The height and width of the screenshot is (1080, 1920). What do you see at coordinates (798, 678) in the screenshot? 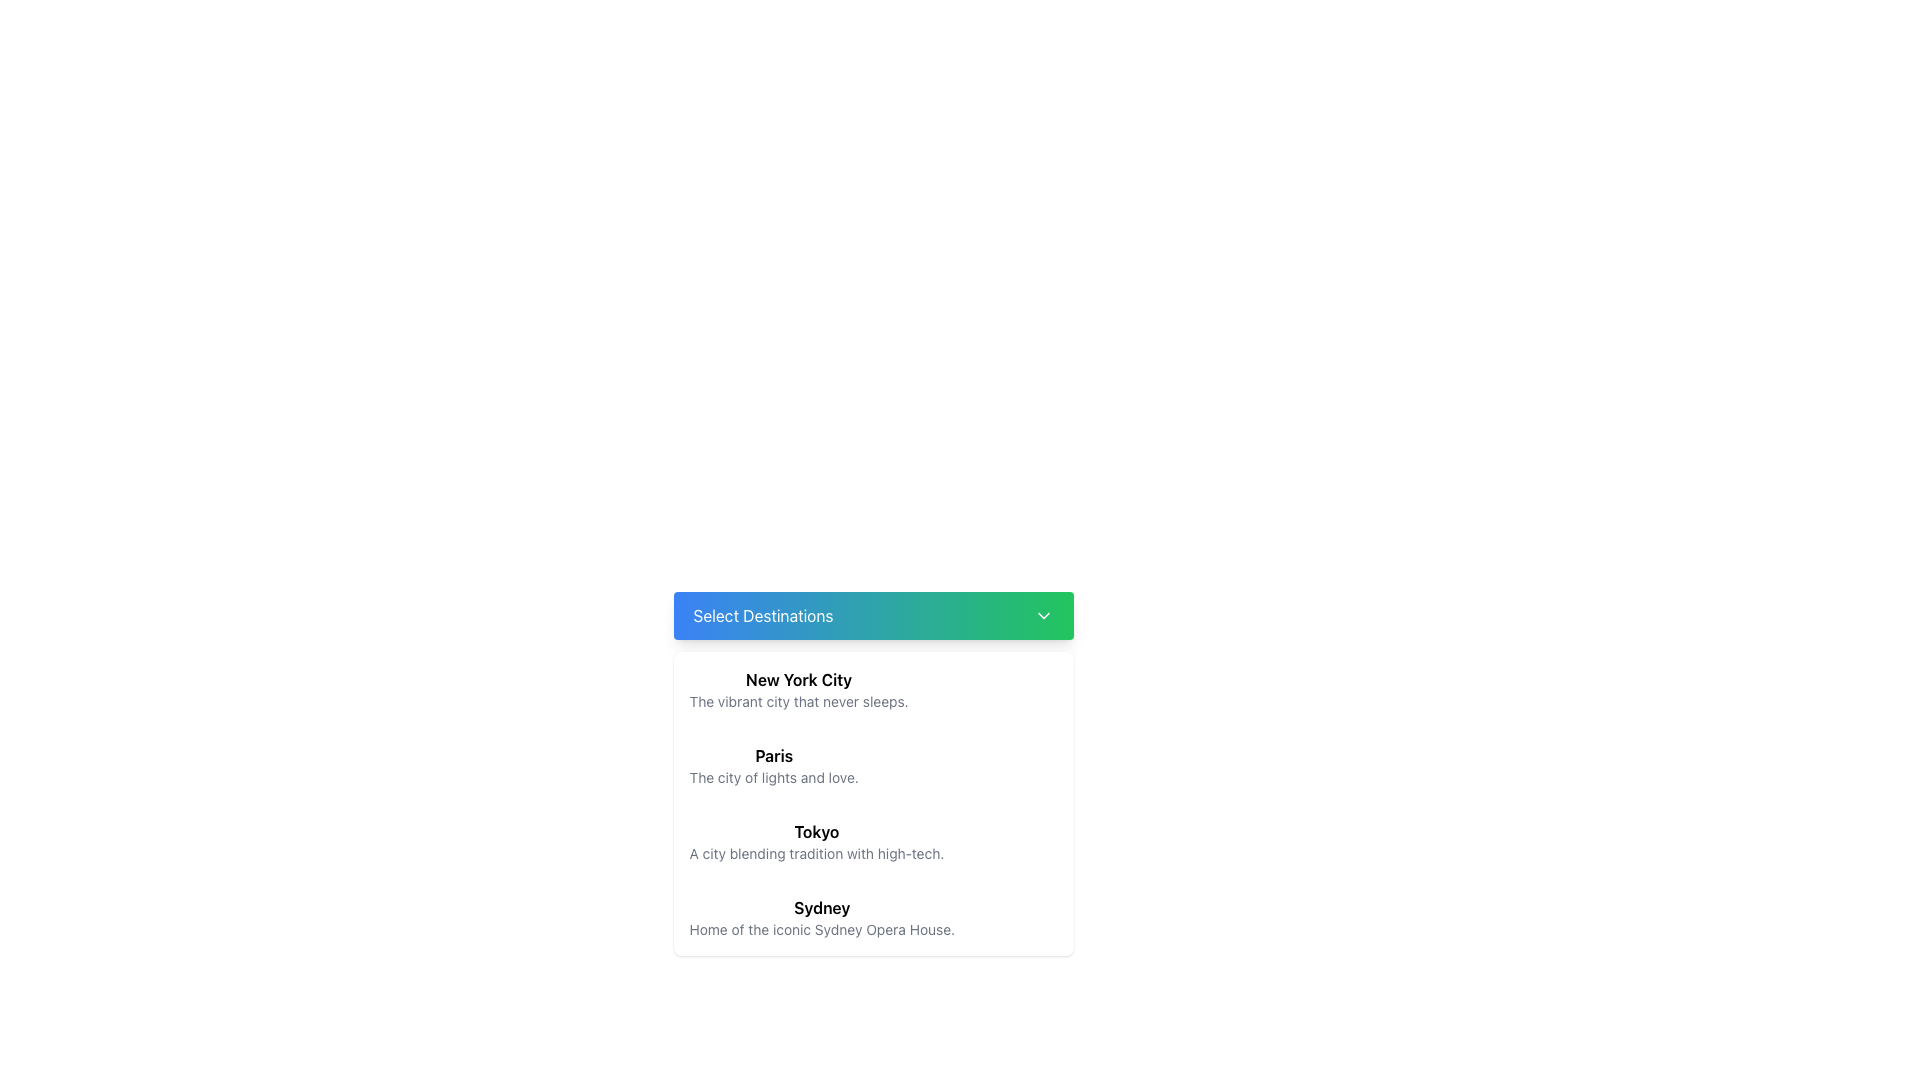
I see `bolded text label 'New York City' located under the 'Select Destinations' dropdown menu` at bounding box center [798, 678].